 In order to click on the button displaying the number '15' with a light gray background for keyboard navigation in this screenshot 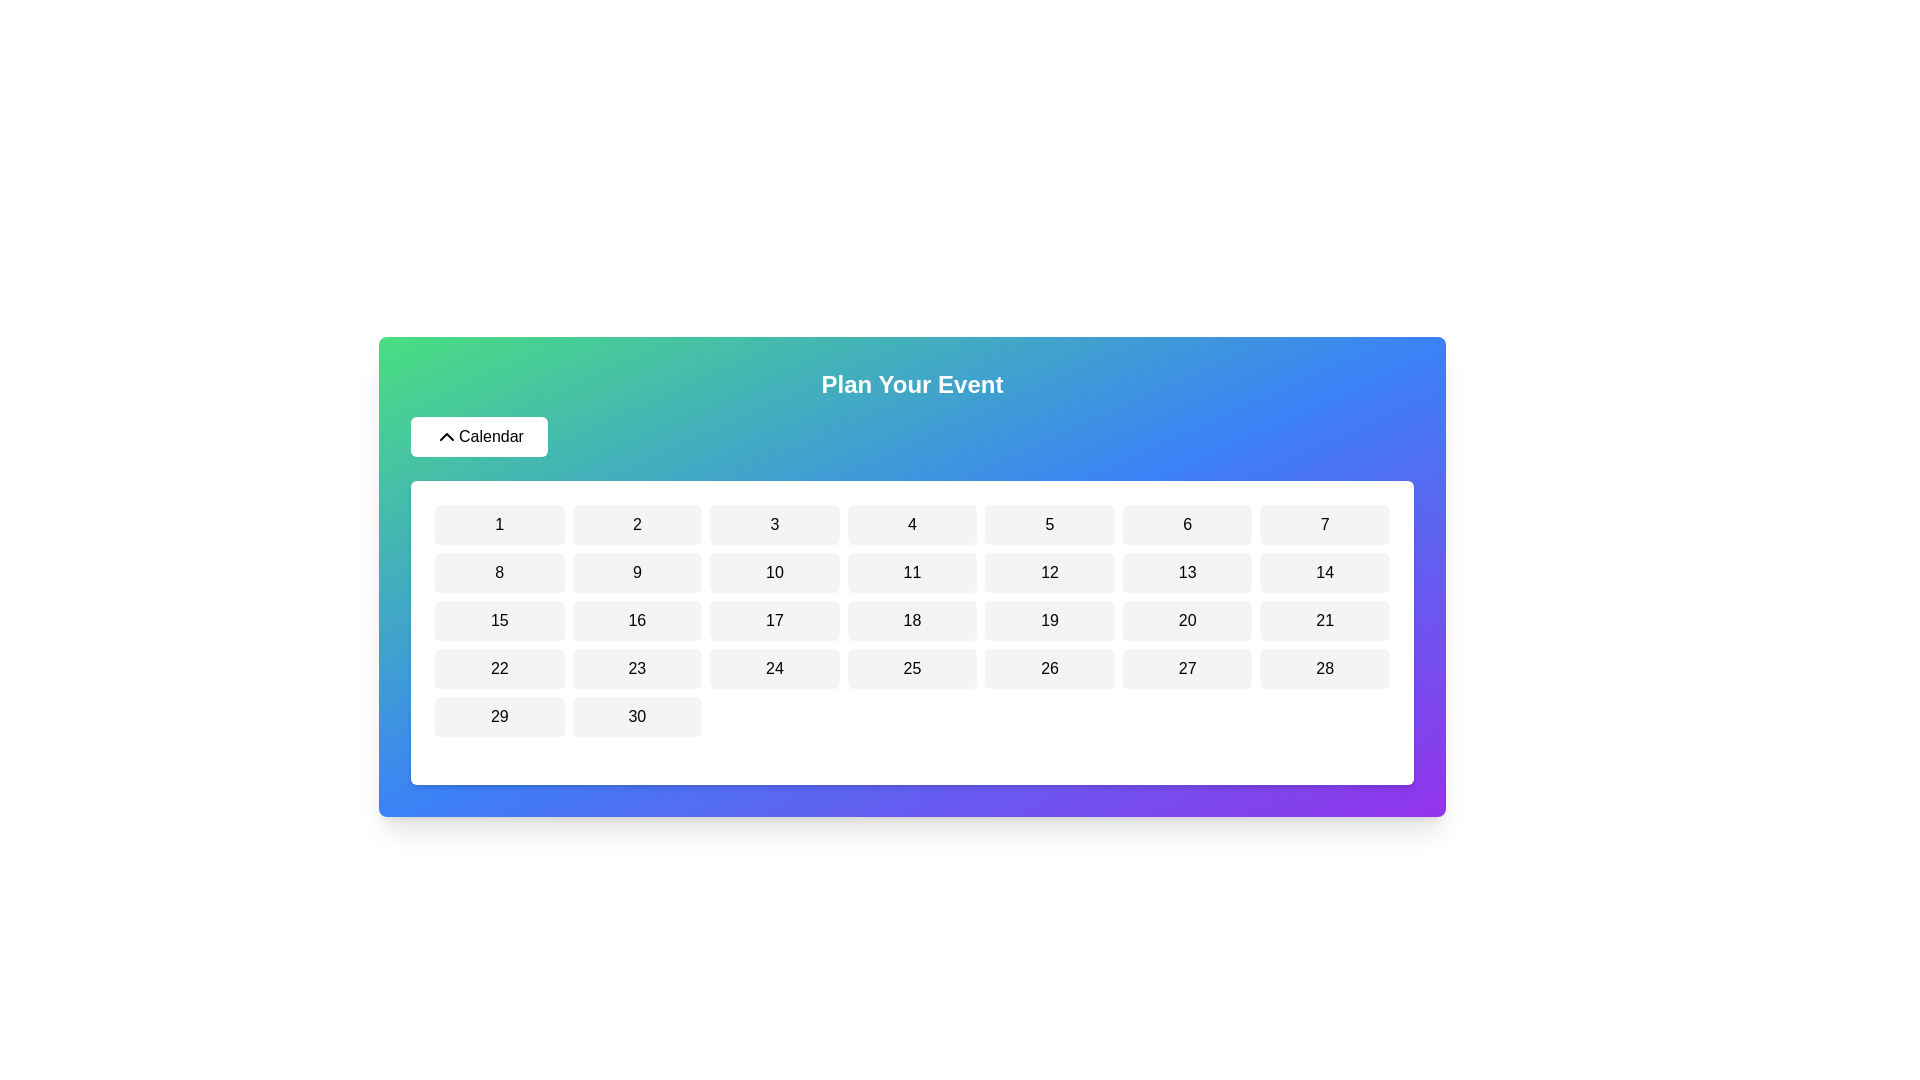, I will do `click(499, 620)`.